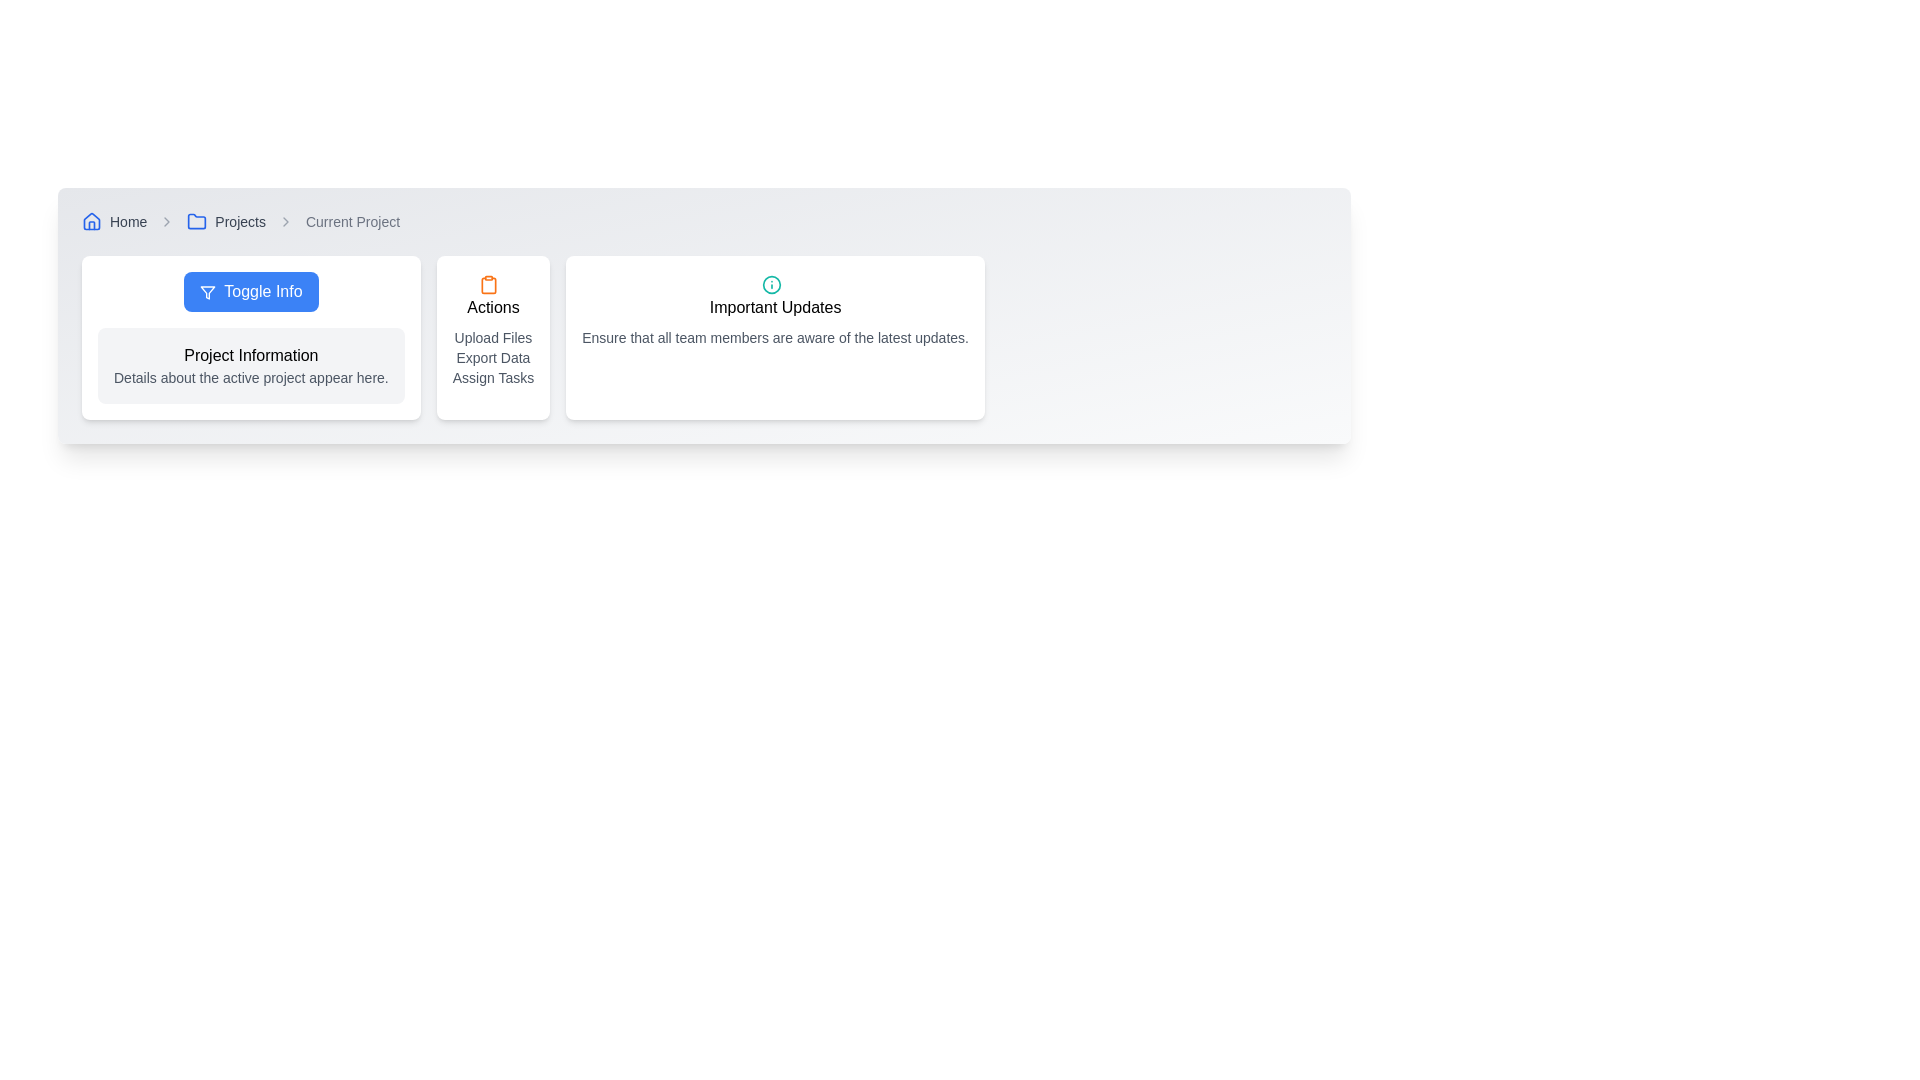  I want to click on the orange clipboard icon with rounded features located to the left of the text 'Actions' in the 'Actions' card group, so click(489, 284).